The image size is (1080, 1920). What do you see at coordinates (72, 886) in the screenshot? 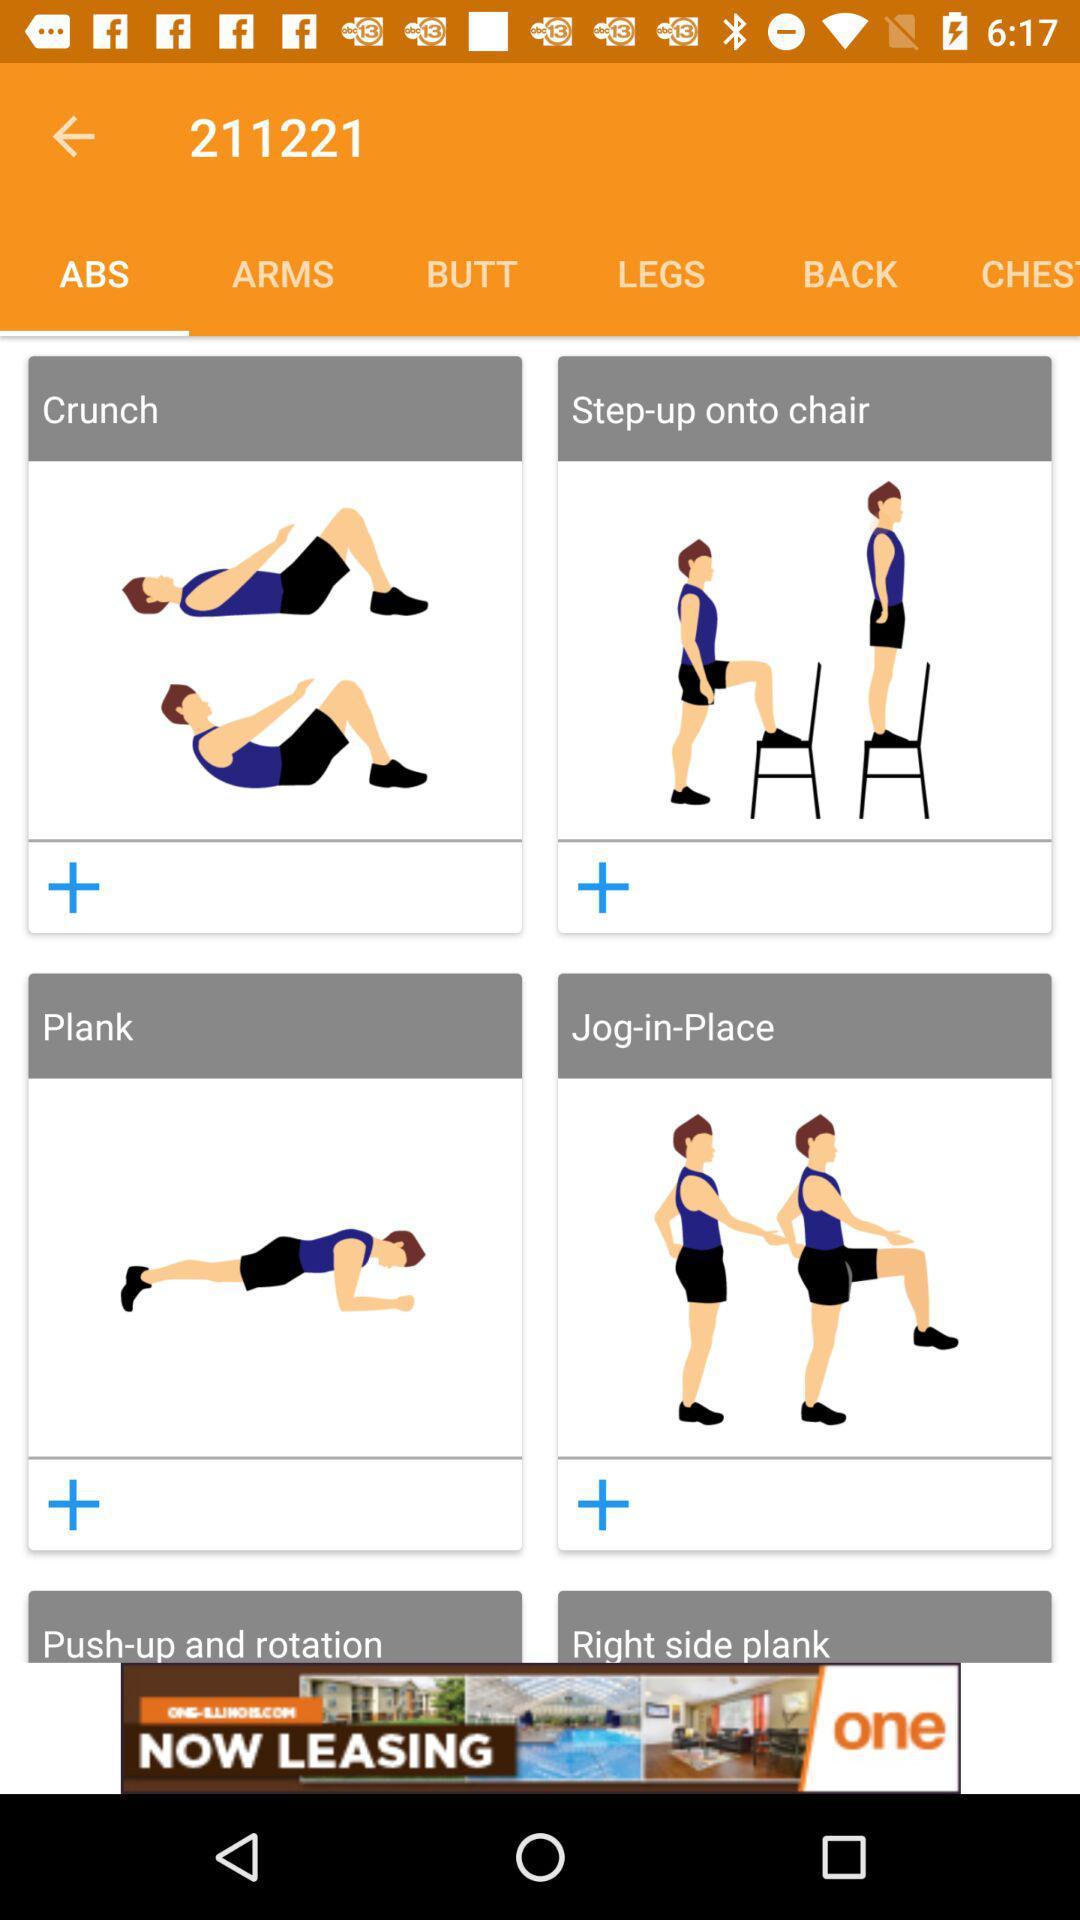
I see `increment button` at bounding box center [72, 886].